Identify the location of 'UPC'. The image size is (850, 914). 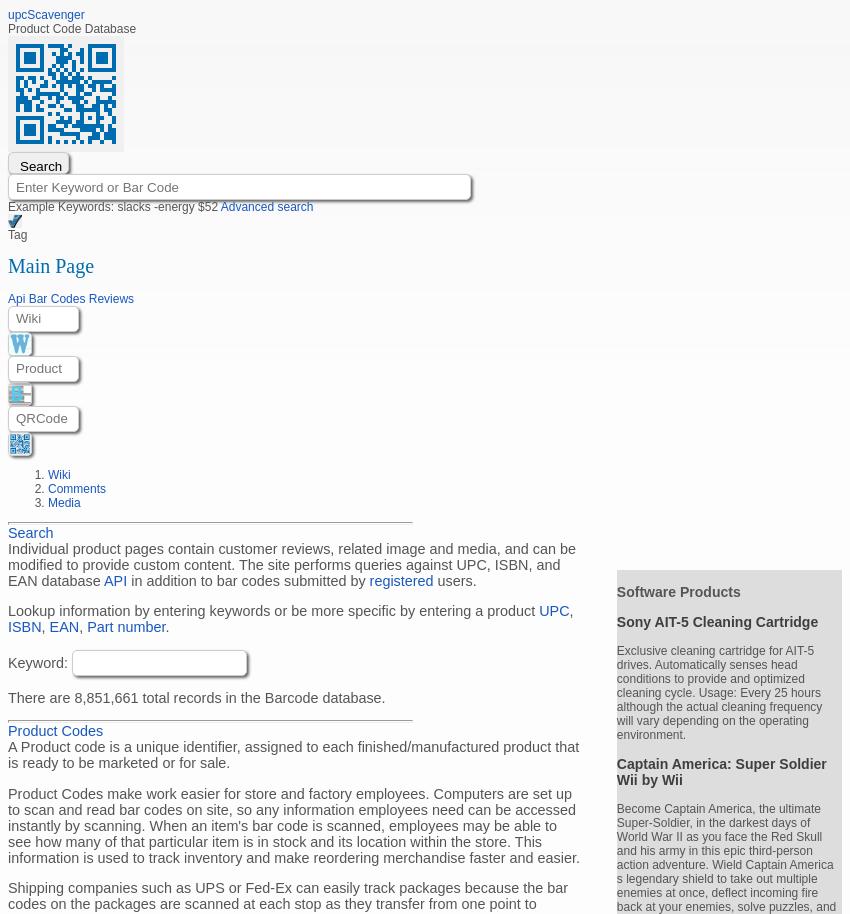
(554, 610).